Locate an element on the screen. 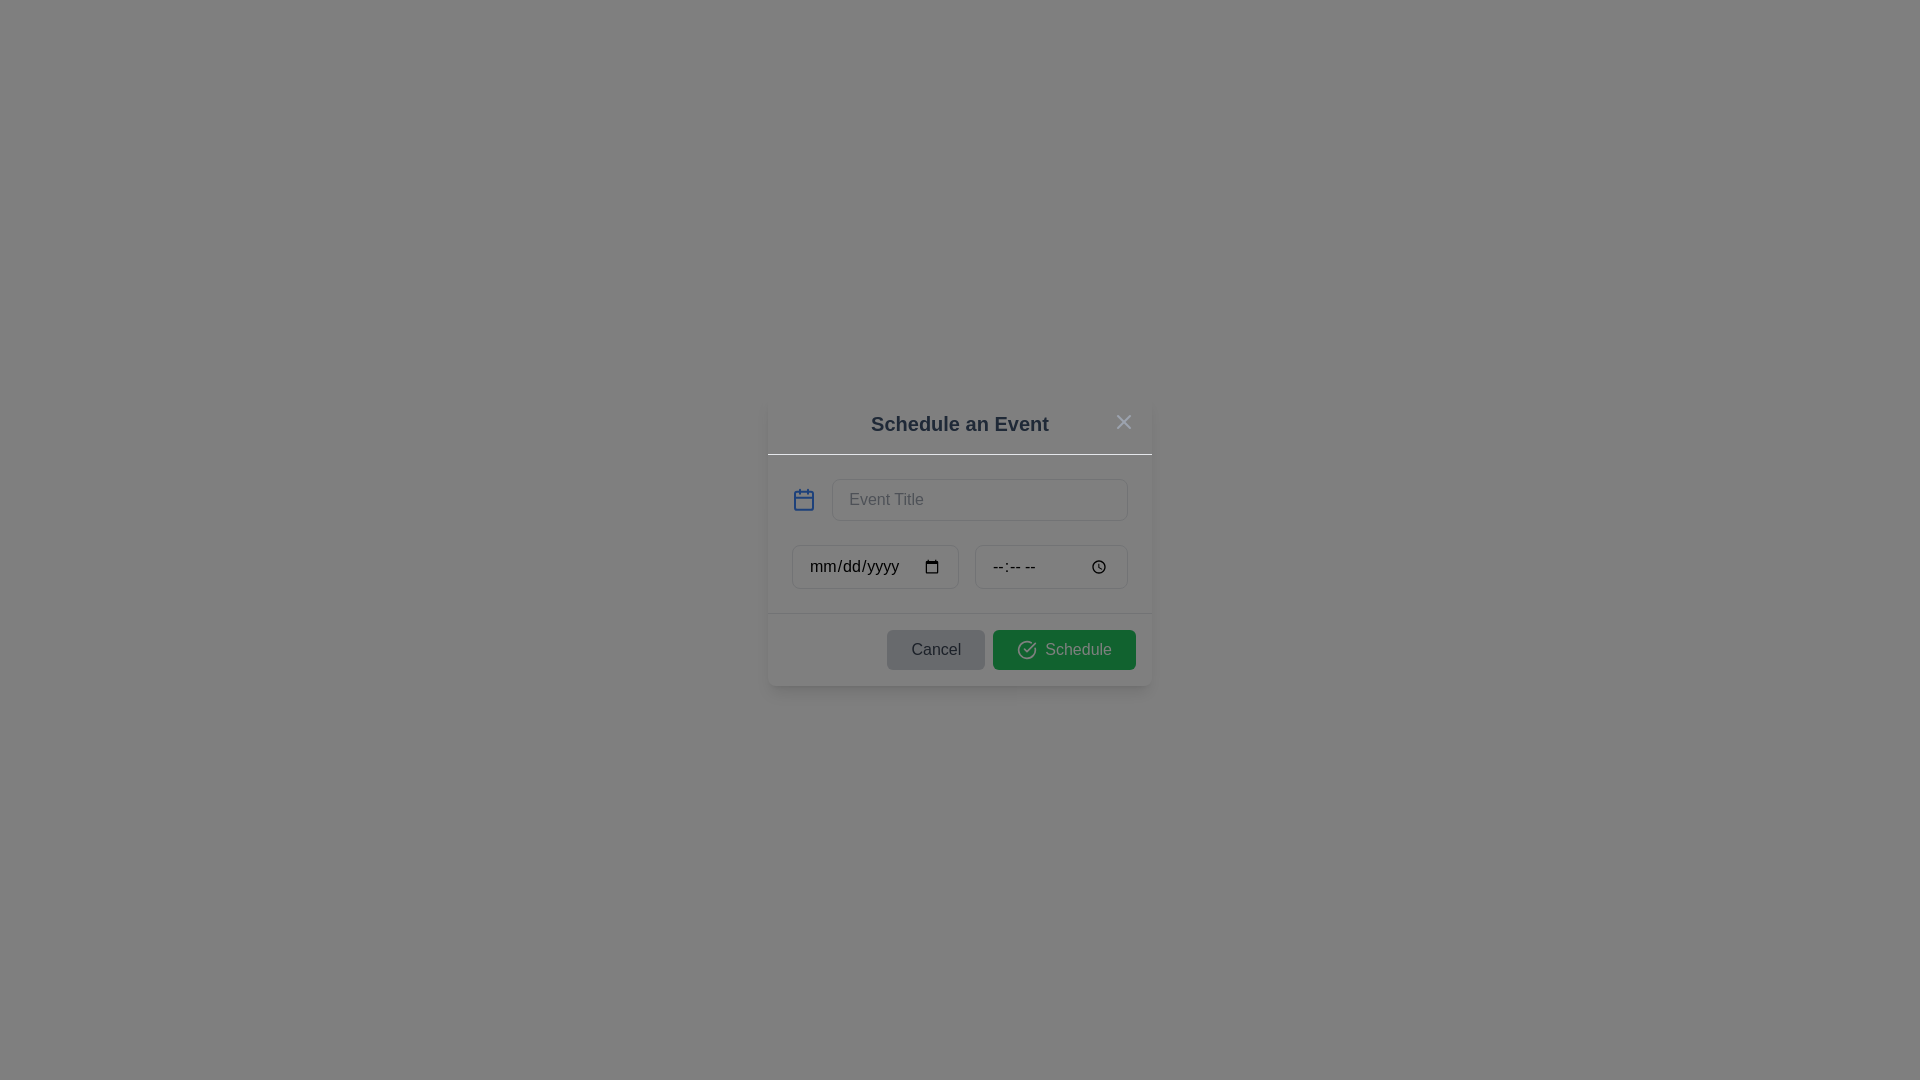 The width and height of the screenshot is (1920, 1080). text titled 'Schedule an Event' which is displayed prominently in bold, extra-large dark gray font on a light gray background in the header section of the popup dialog is located at coordinates (960, 423).